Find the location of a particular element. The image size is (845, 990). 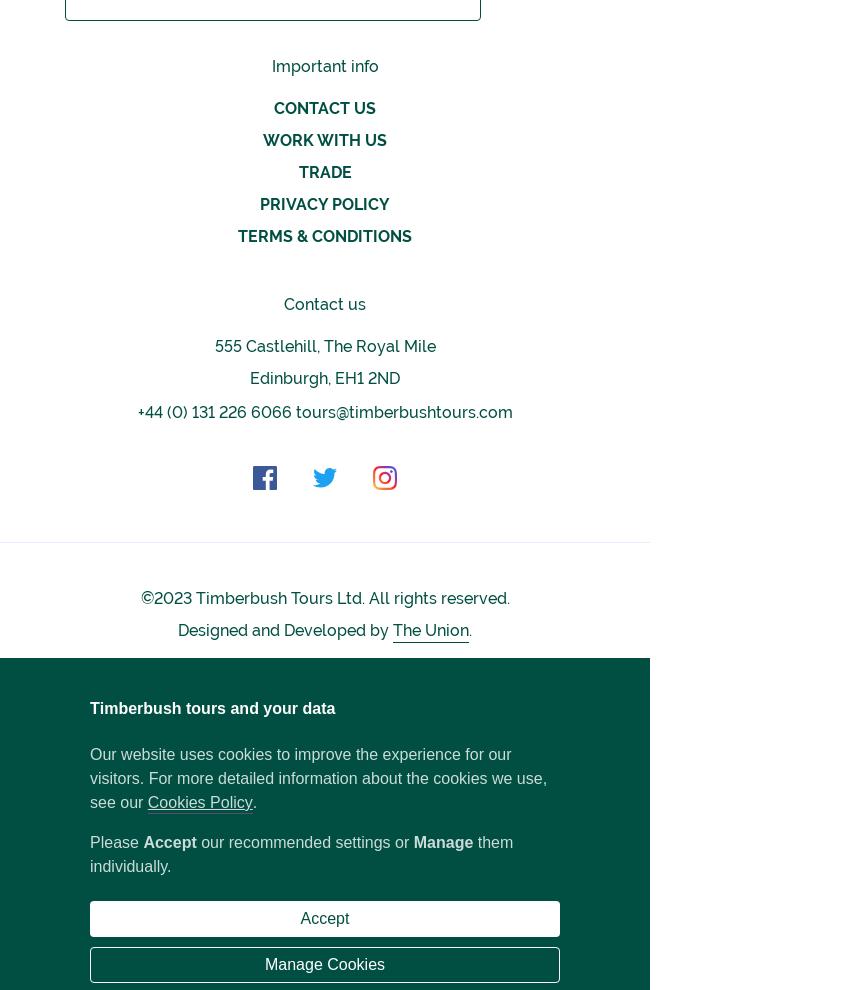

'Manage Cookies' is located at coordinates (324, 964).